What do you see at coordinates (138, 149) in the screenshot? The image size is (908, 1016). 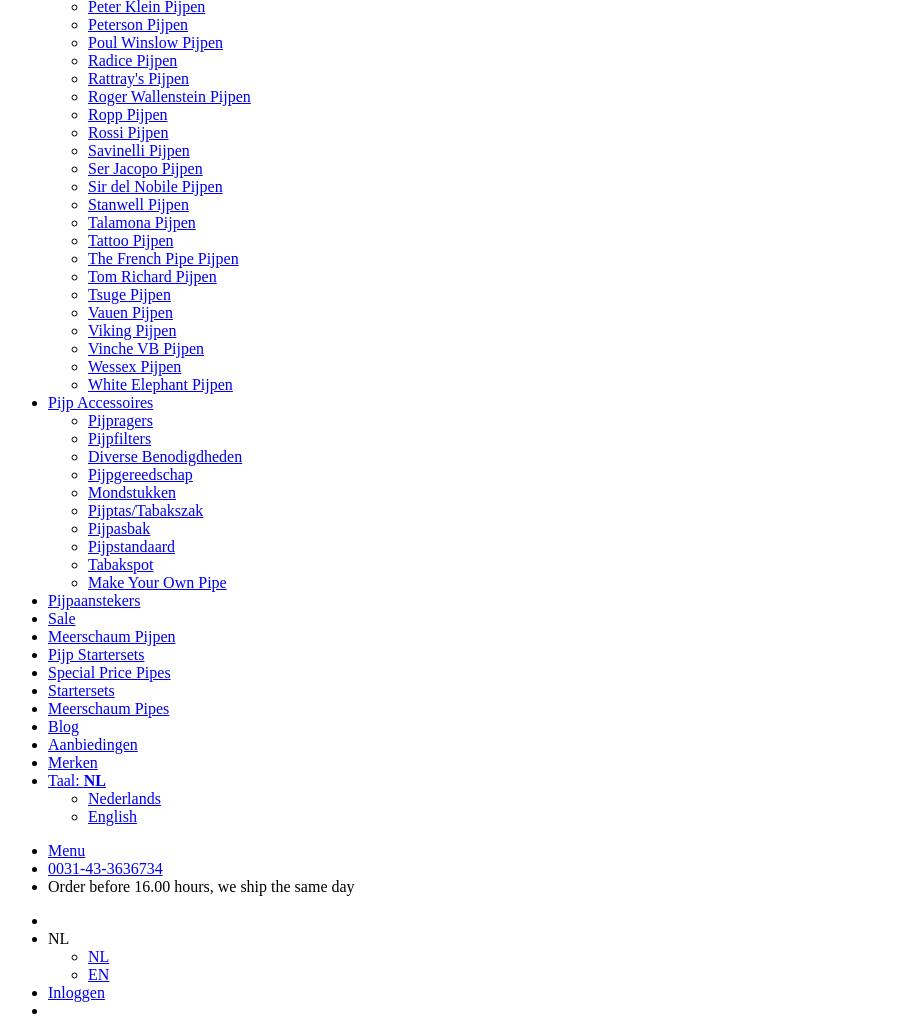 I see `'Savinelli Pijpen'` at bounding box center [138, 149].